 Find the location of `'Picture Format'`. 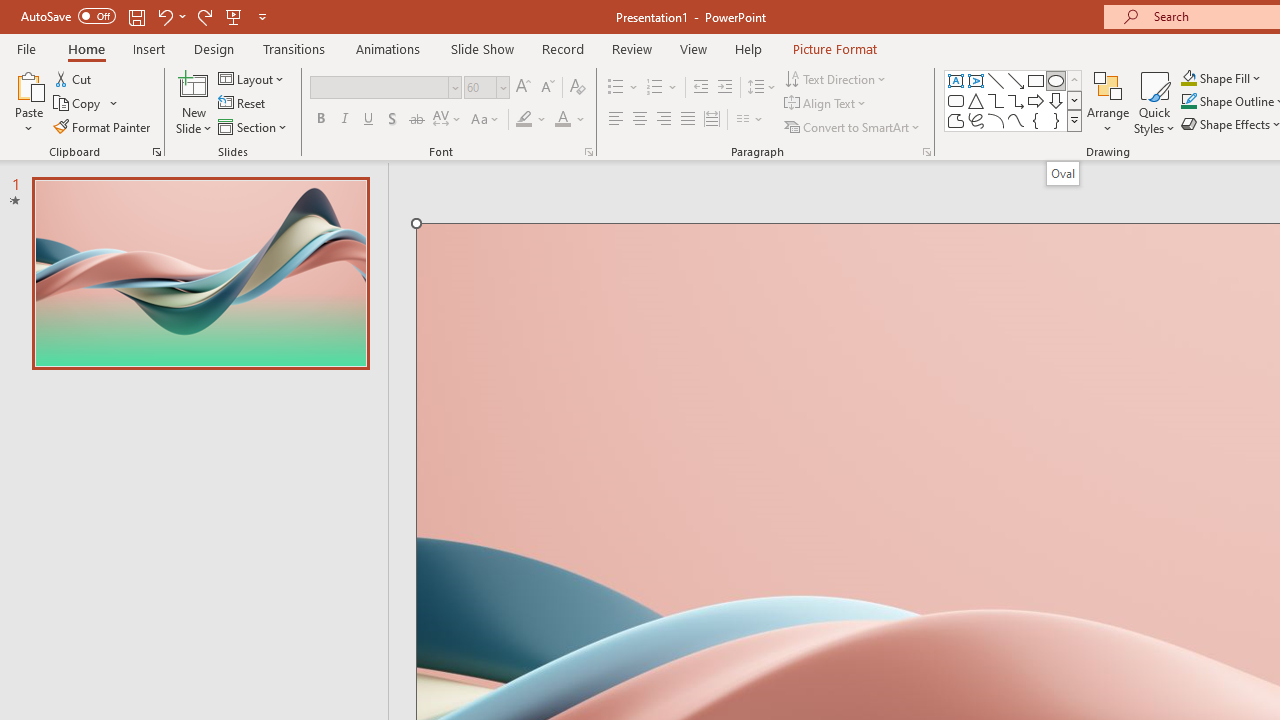

'Picture Format' is located at coordinates (835, 48).